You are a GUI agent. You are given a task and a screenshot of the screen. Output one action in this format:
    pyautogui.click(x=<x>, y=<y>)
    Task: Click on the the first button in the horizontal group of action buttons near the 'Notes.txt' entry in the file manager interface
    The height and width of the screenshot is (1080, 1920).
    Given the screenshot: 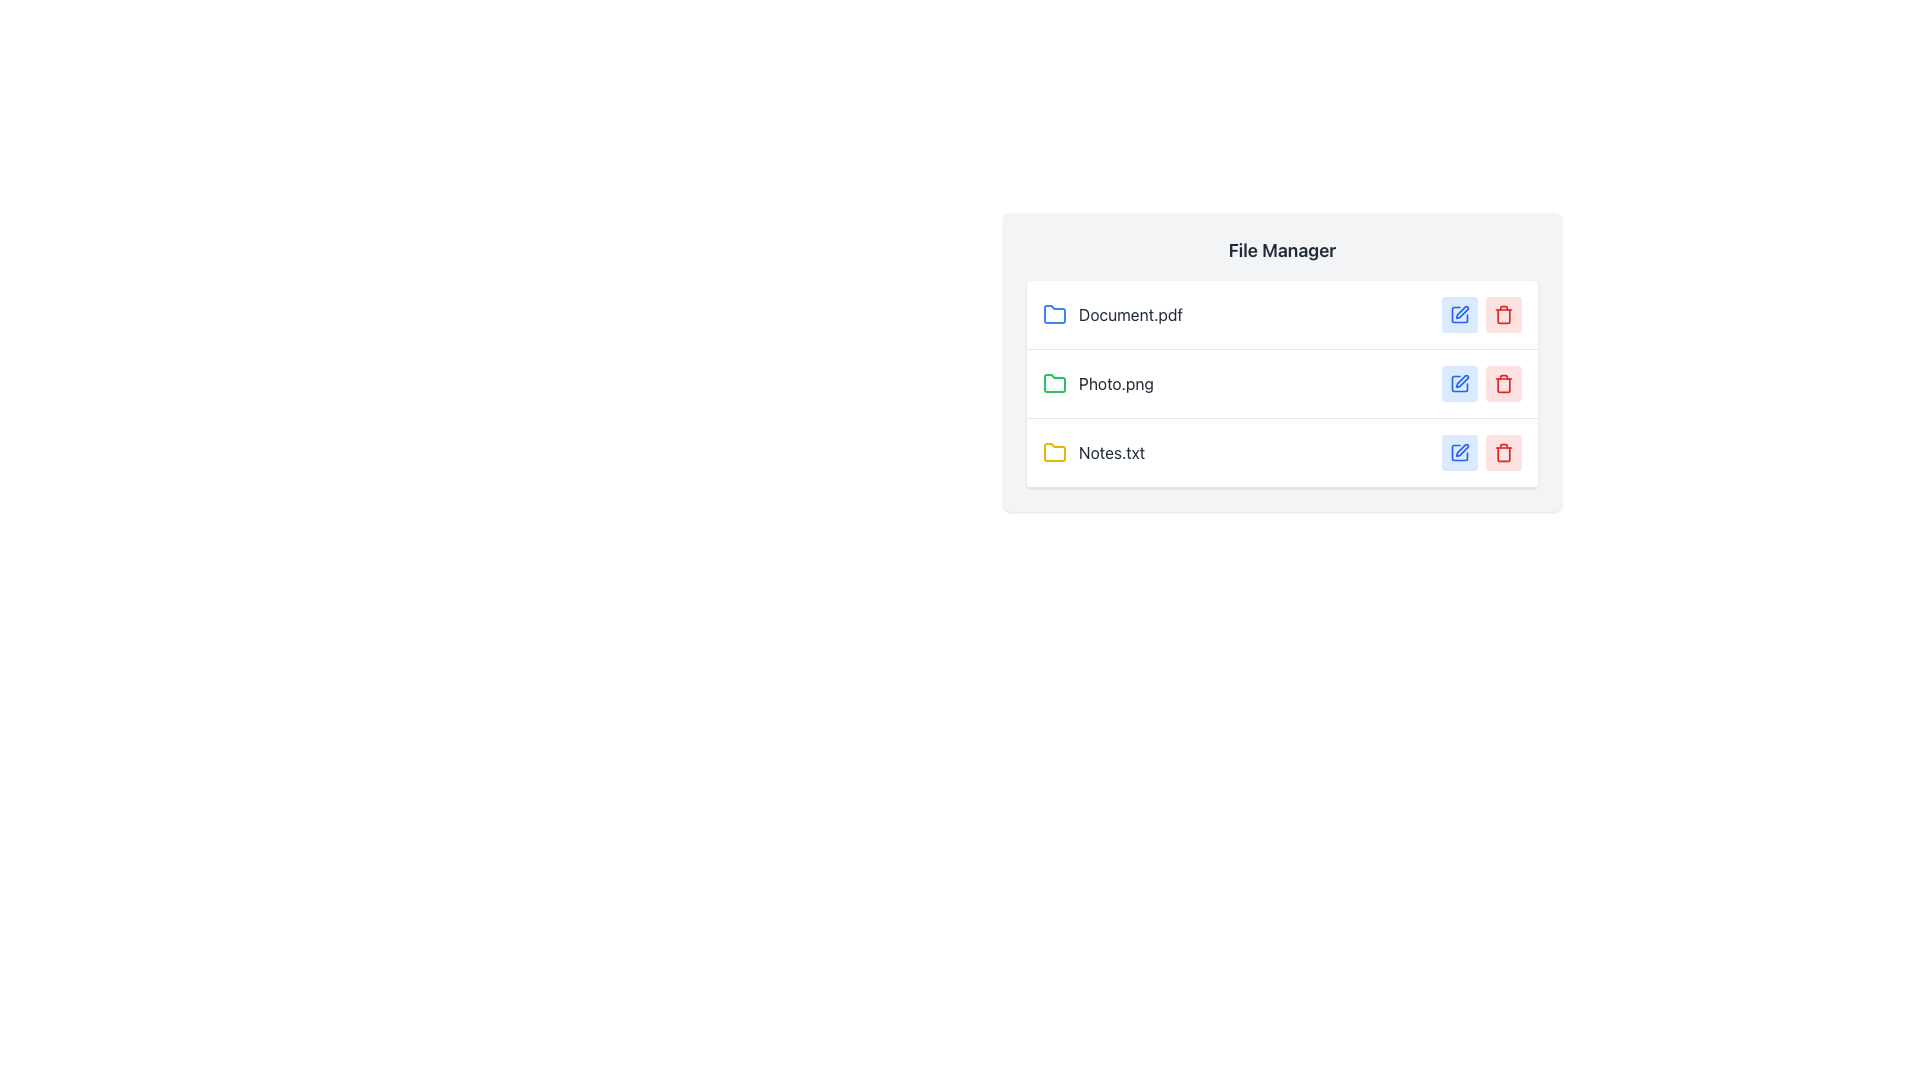 What is the action you would take?
    pyautogui.click(x=1459, y=452)
    